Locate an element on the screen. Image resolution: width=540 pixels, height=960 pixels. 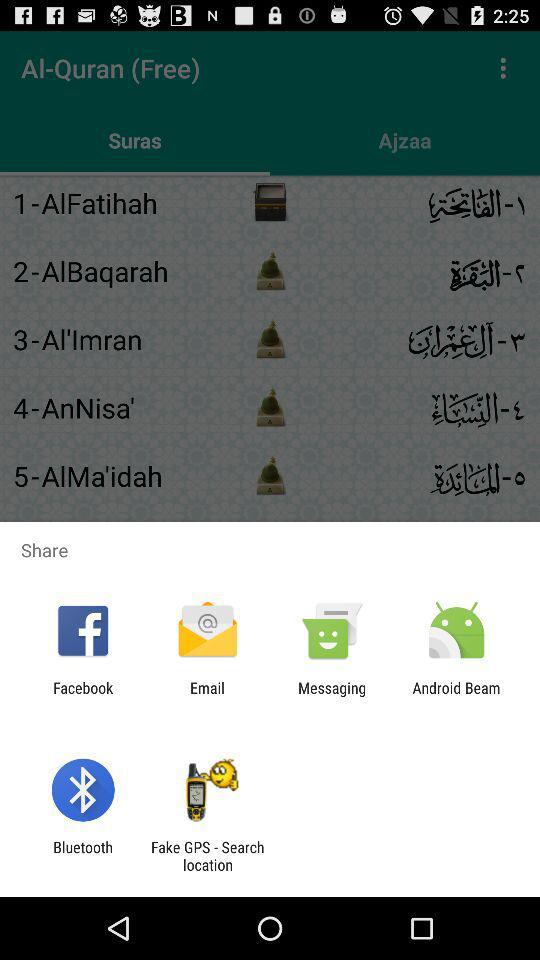
the app next to the android beam icon is located at coordinates (332, 696).